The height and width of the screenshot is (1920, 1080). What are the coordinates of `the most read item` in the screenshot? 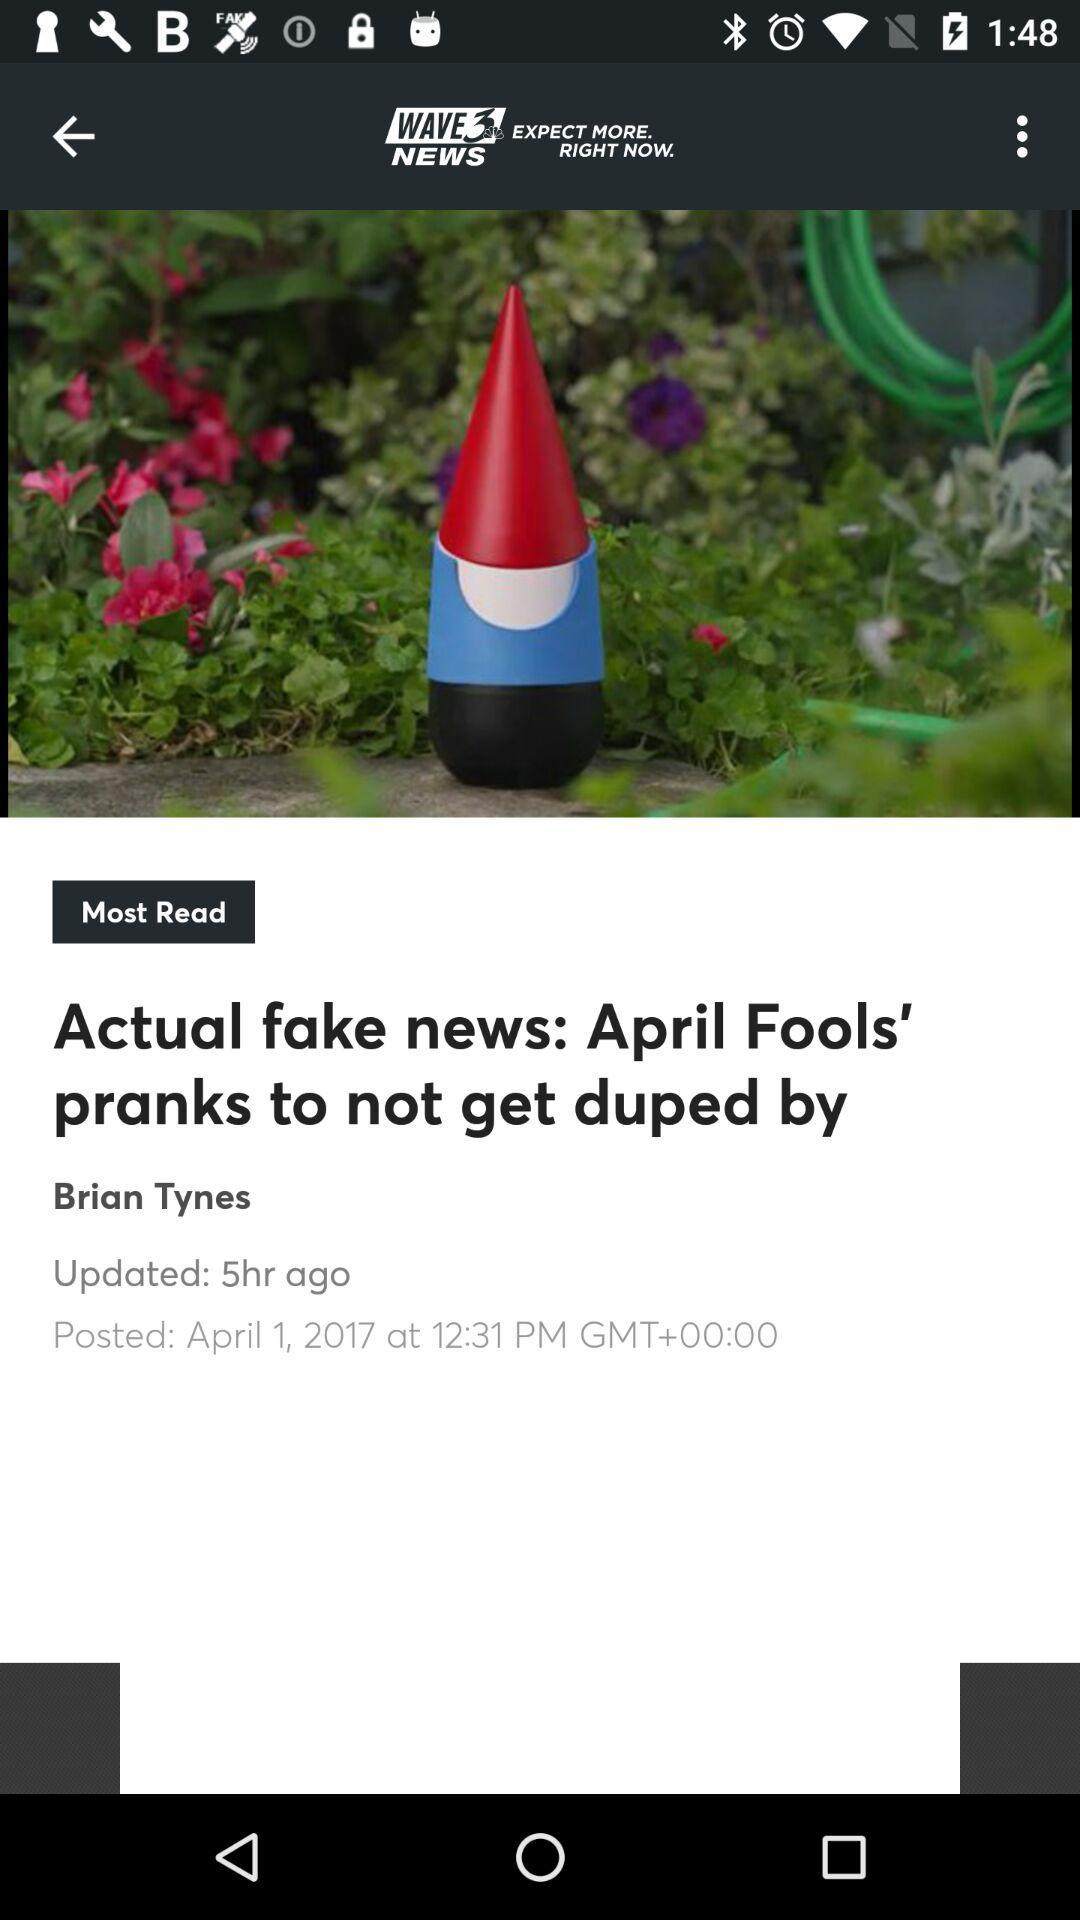 It's located at (152, 911).